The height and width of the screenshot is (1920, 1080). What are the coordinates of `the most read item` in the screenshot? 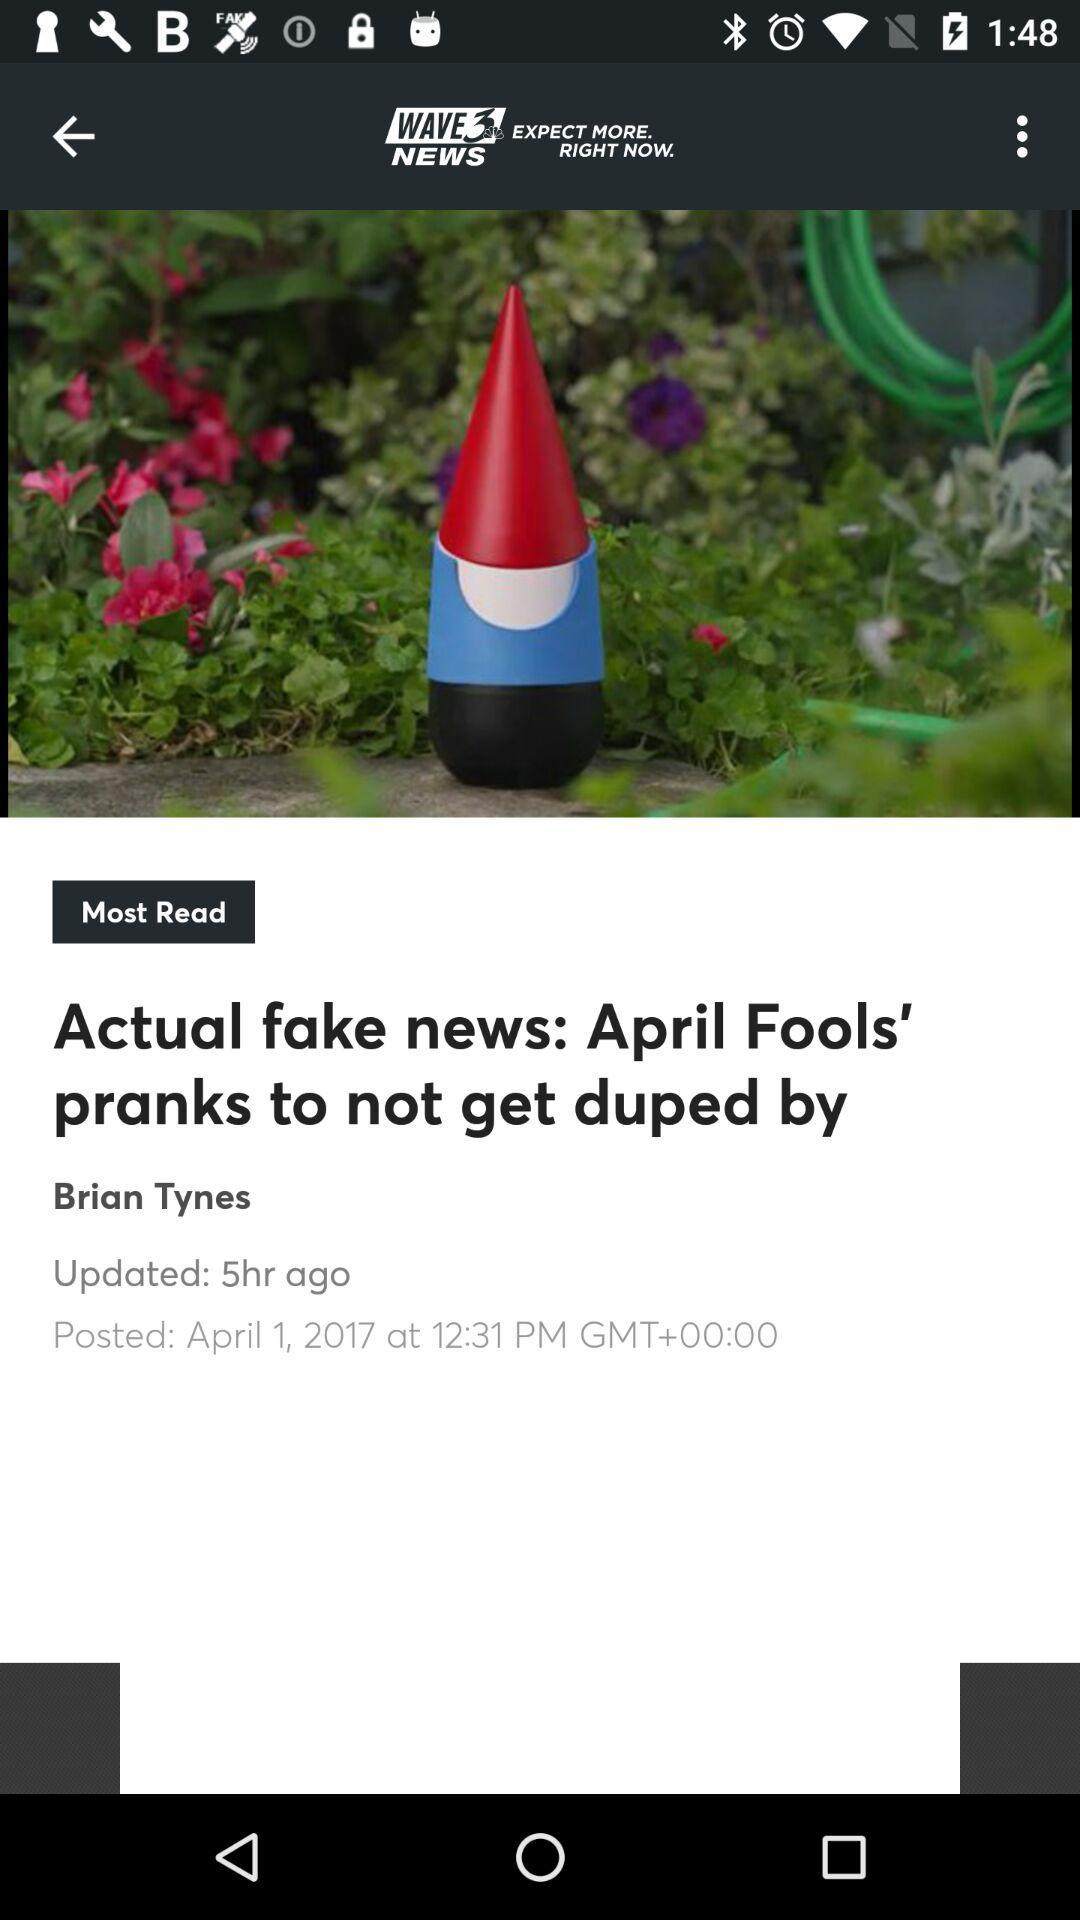 It's located at (152, 911).